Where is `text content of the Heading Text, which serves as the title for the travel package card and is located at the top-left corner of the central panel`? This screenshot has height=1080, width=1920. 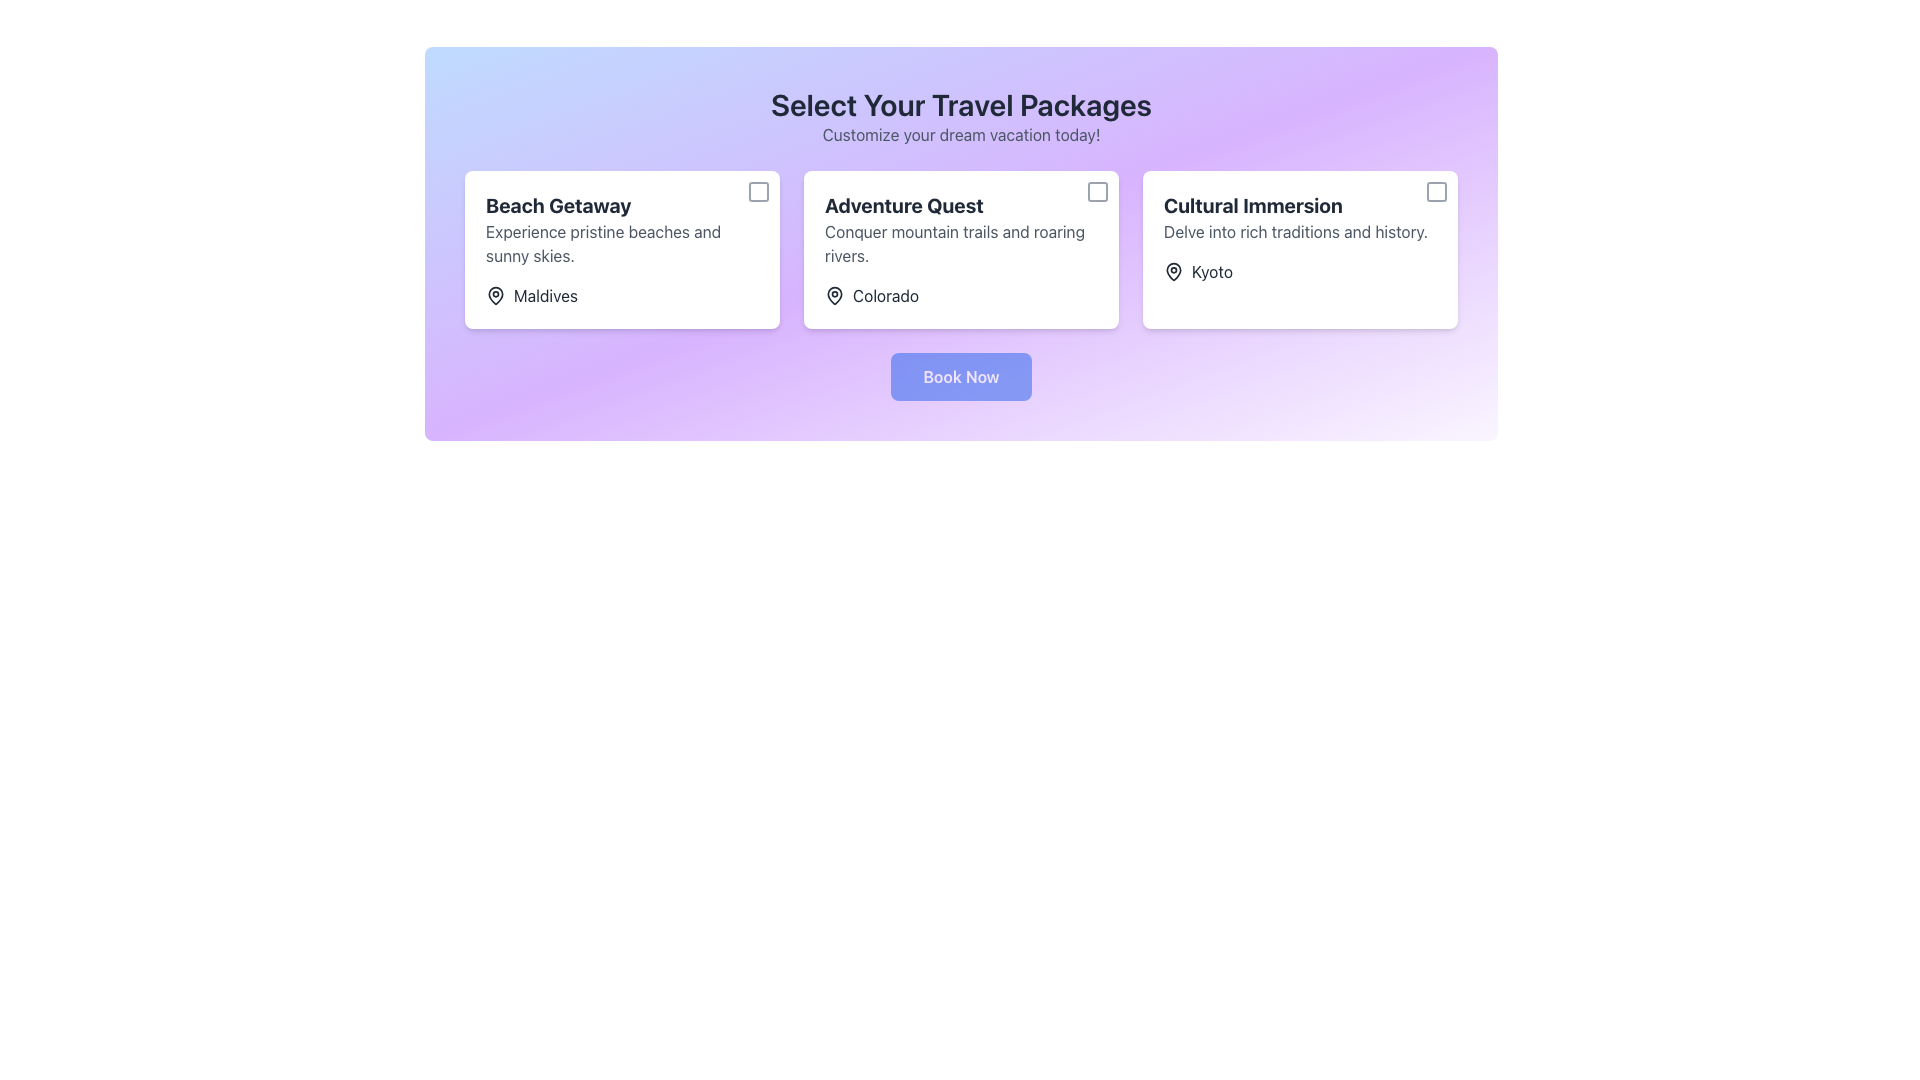 text content of the Heading Text, which serves as the title for the travel package card and is located at the top-left corner of the central panel is located at coordinates (621, 205).